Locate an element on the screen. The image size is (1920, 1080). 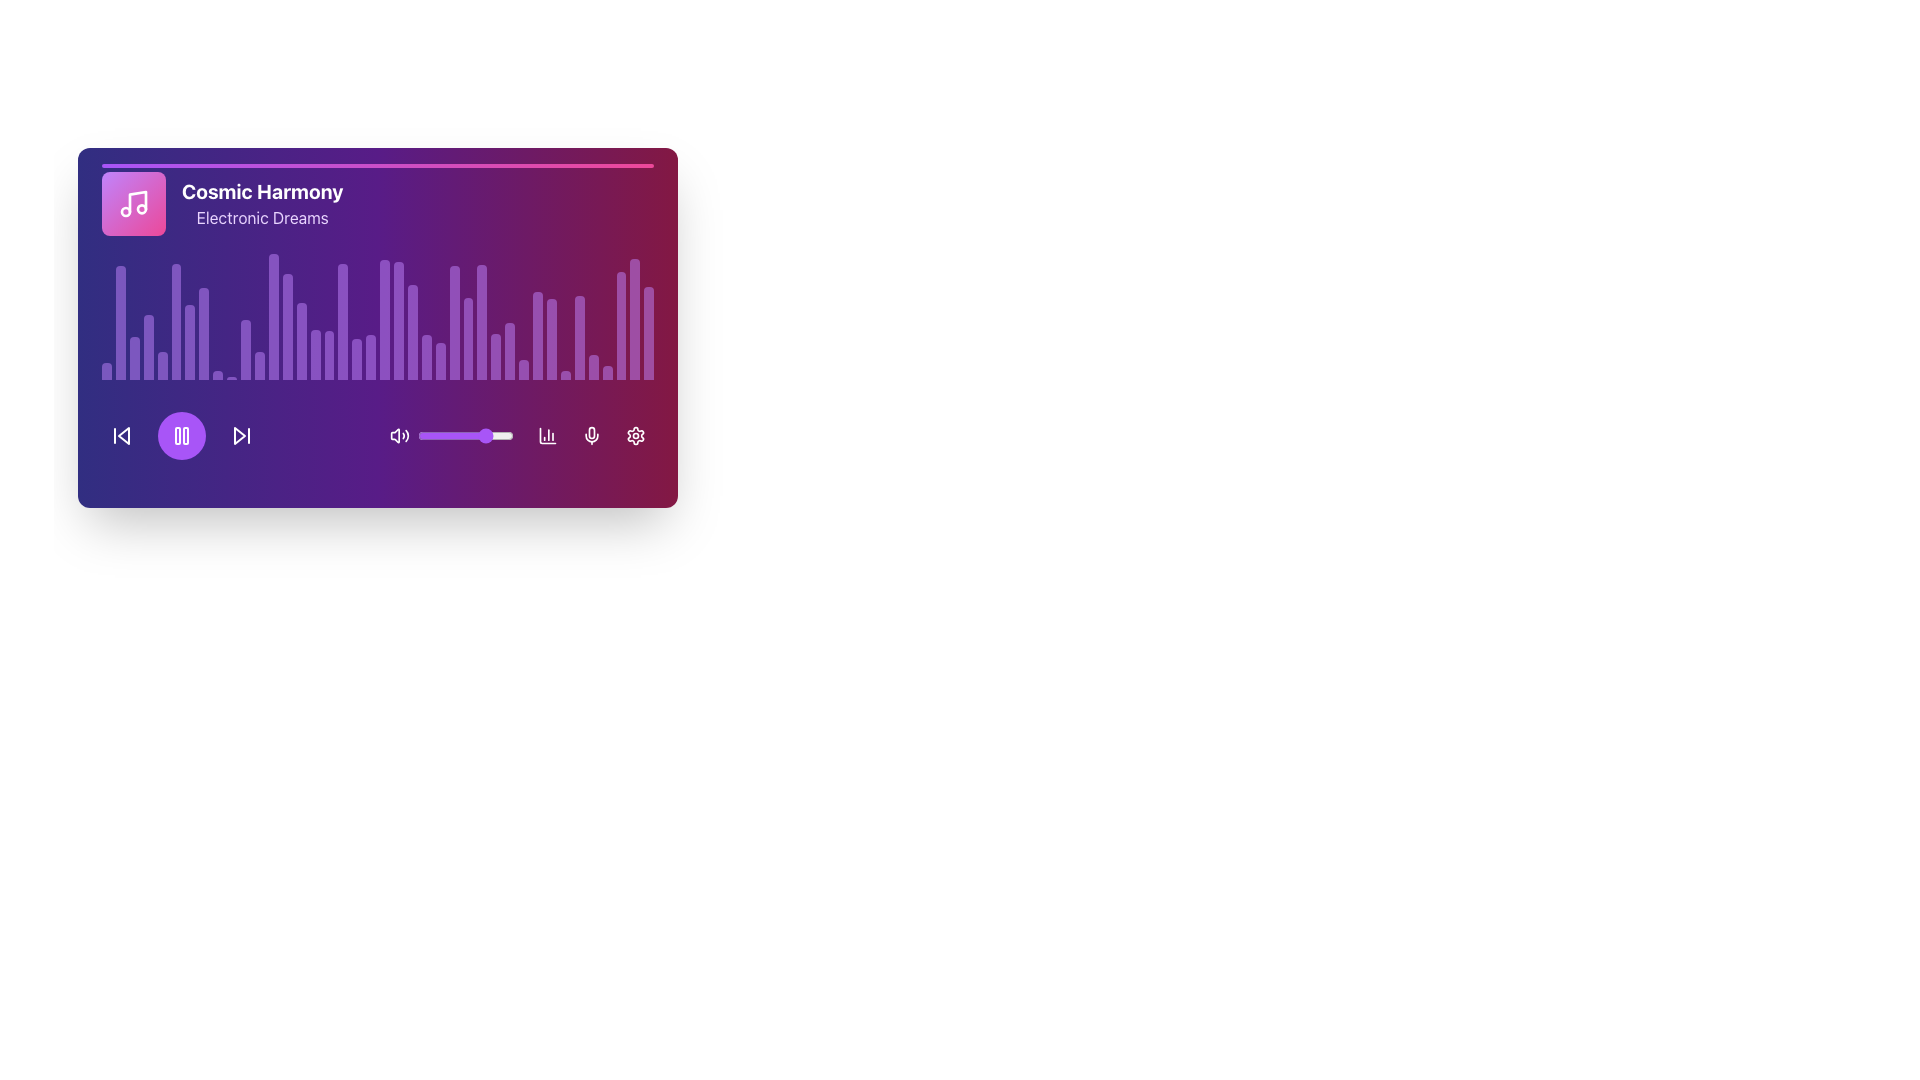
the 21st bar in the visualizer indicating amplitude or intensity is located at coordinates (385, 319).